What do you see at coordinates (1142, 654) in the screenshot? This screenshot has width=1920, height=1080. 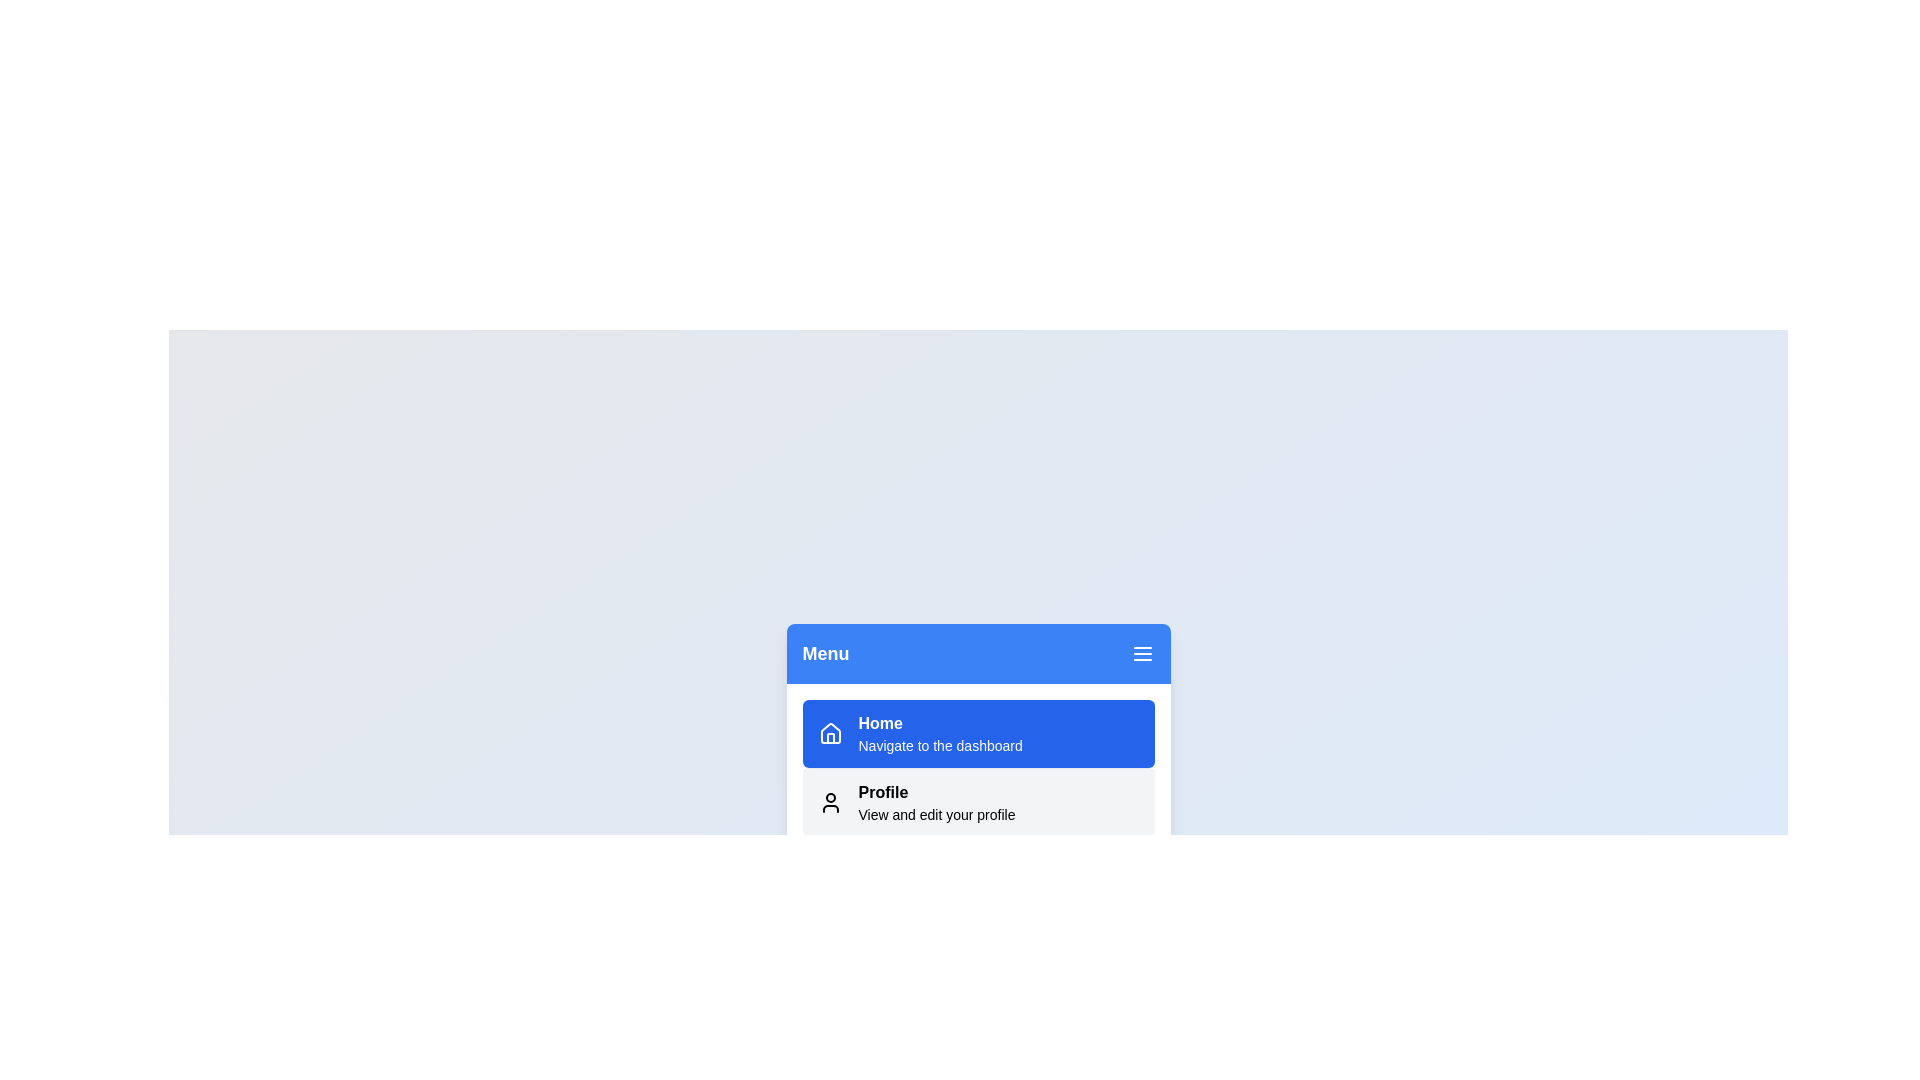 I see `the header menu icon to trigger its associated actions` at bounding box center [1142, 654].